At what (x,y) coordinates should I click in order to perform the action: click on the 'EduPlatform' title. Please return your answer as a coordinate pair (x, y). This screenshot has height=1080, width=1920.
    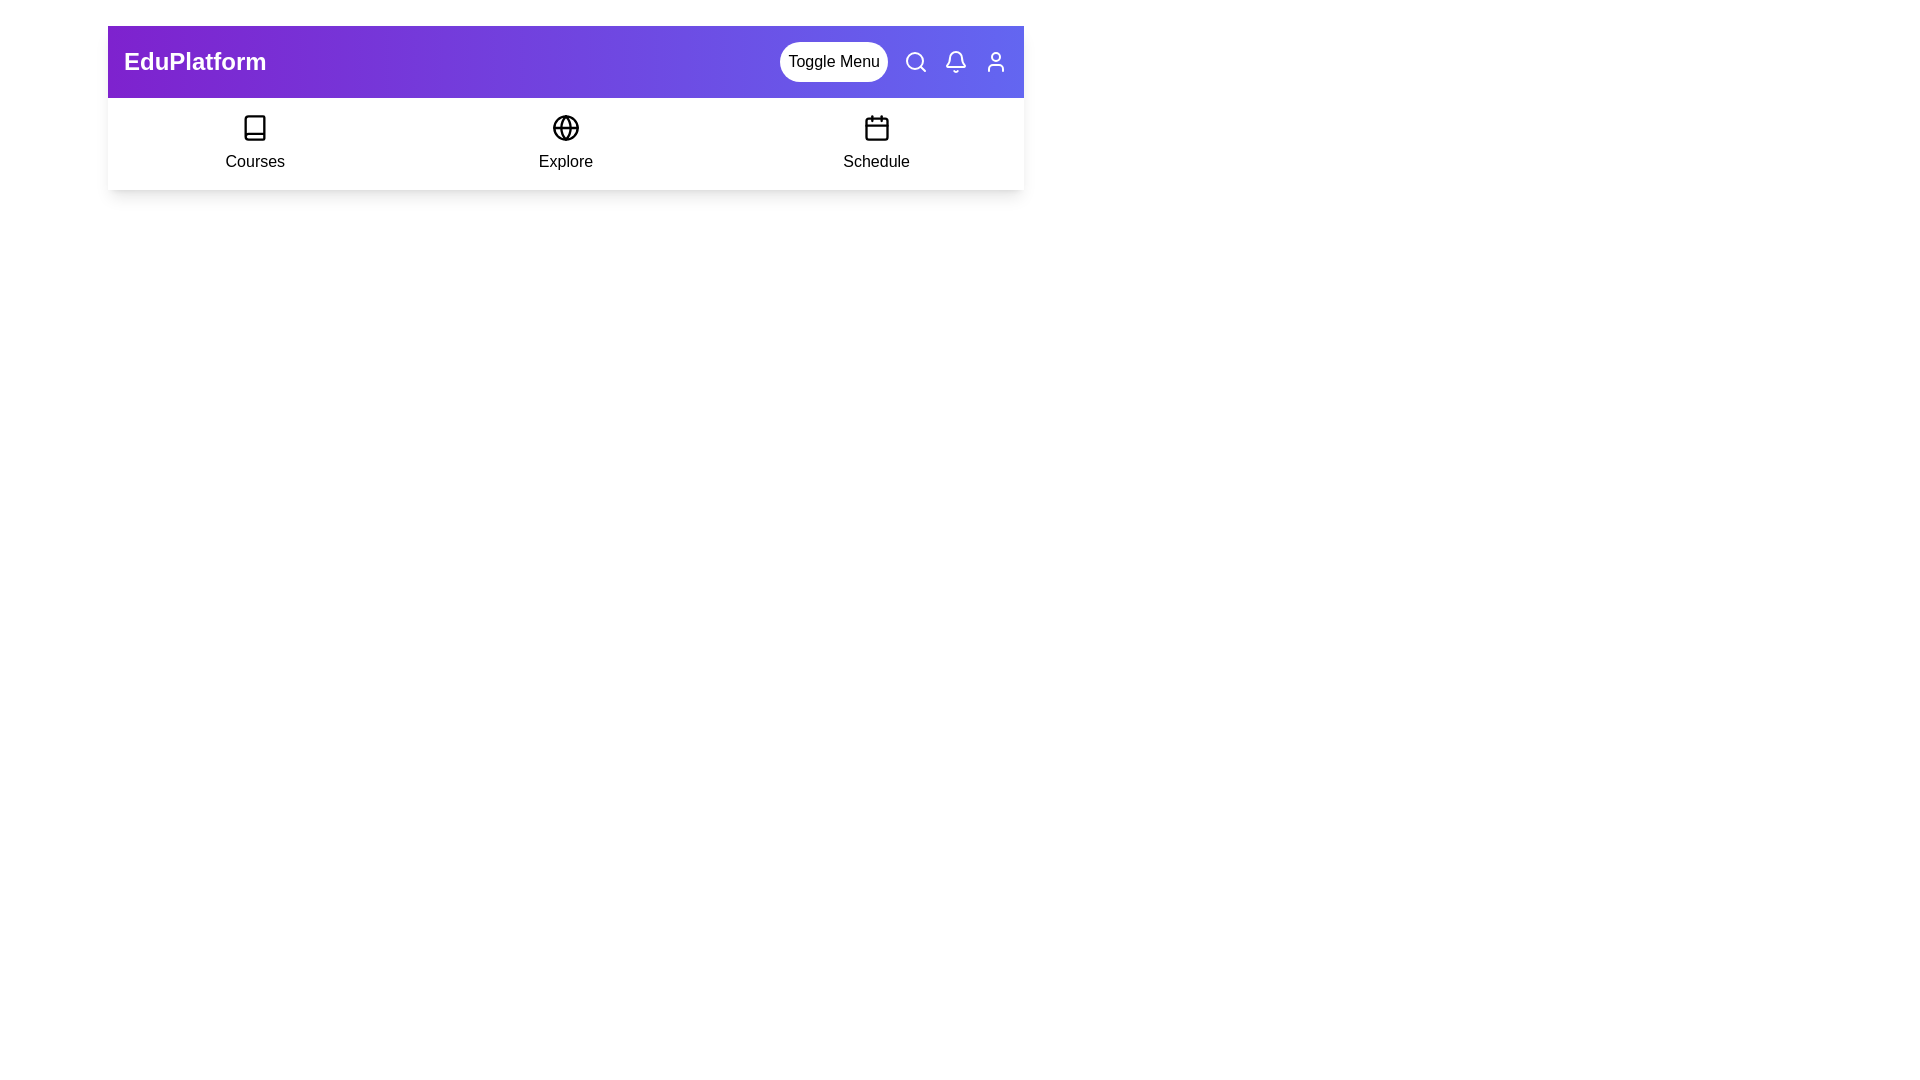
    Looking at the image, I should click on (195, 60).